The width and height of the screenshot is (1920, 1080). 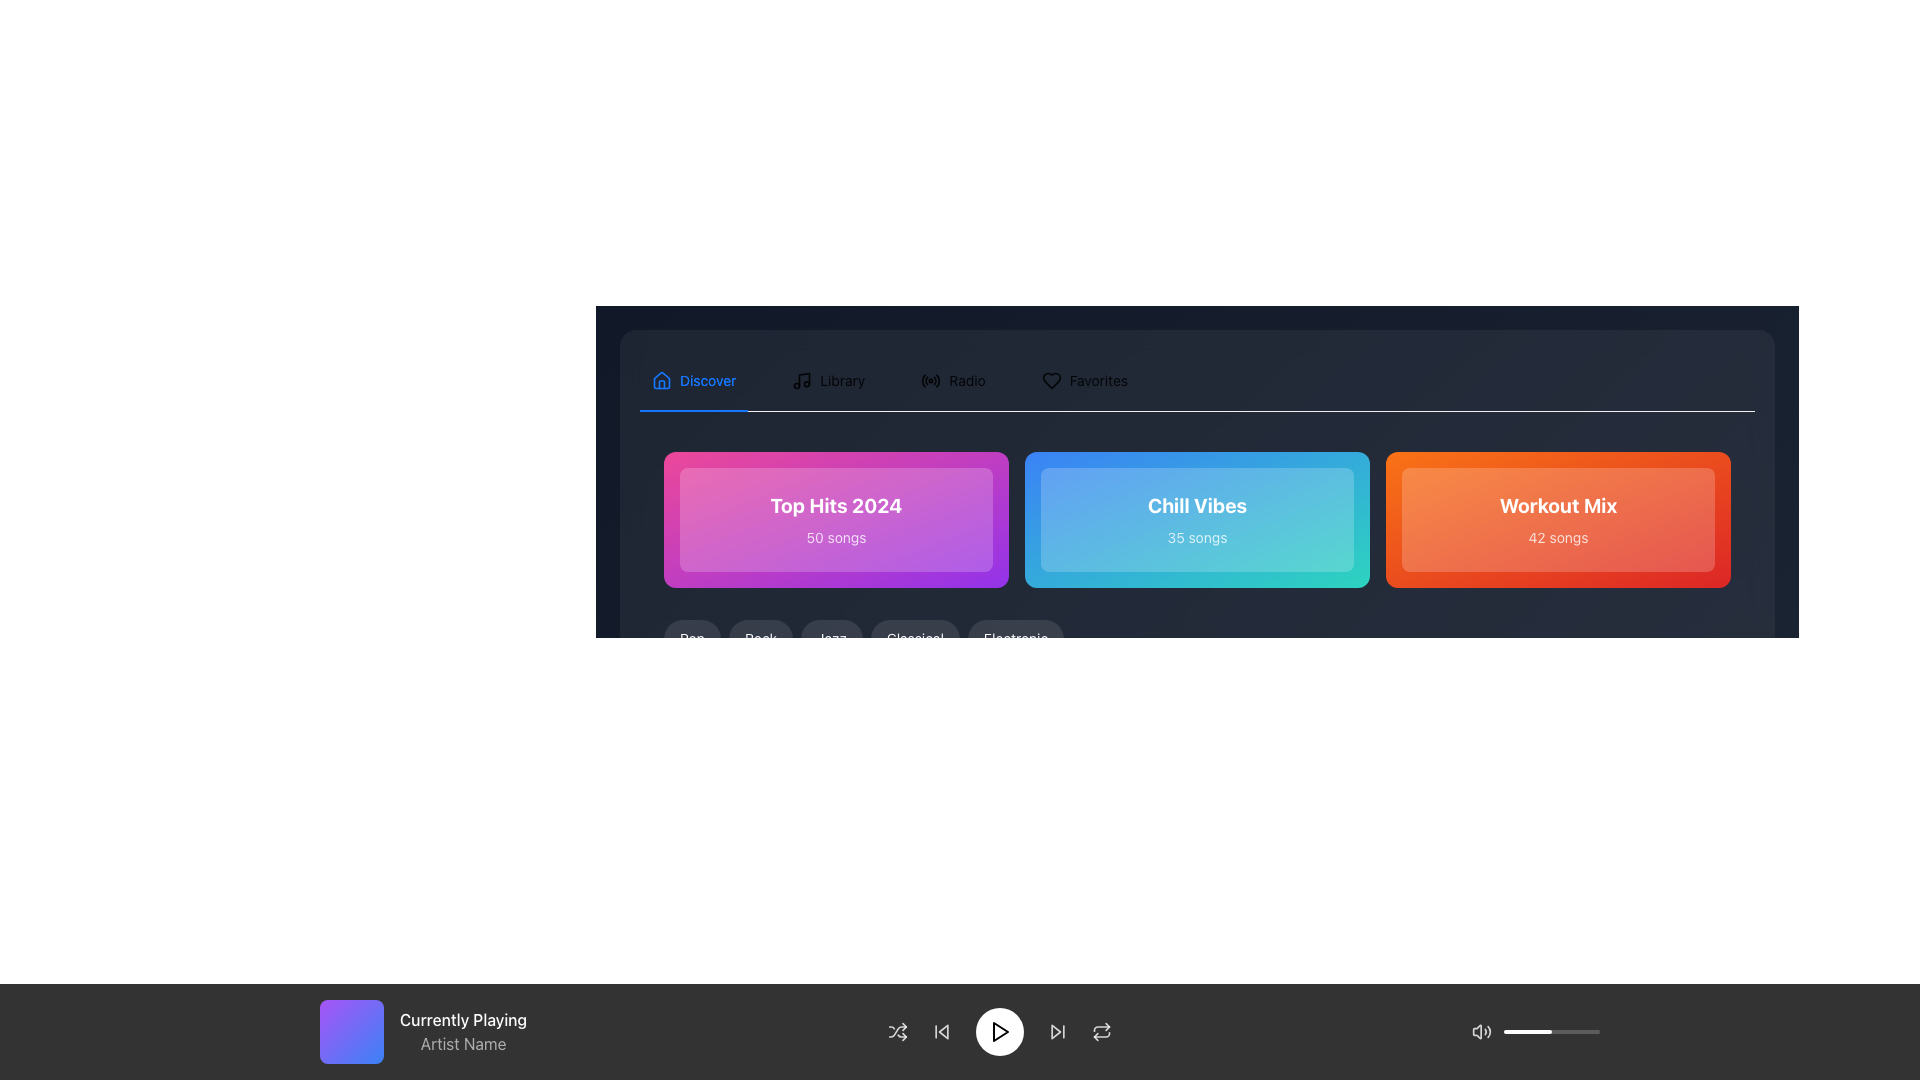 I want to click on the static text display that shows the name of the artist currently being played, located below the 'Currently Playing' text in the footer section, so click(x=462, y=1043).